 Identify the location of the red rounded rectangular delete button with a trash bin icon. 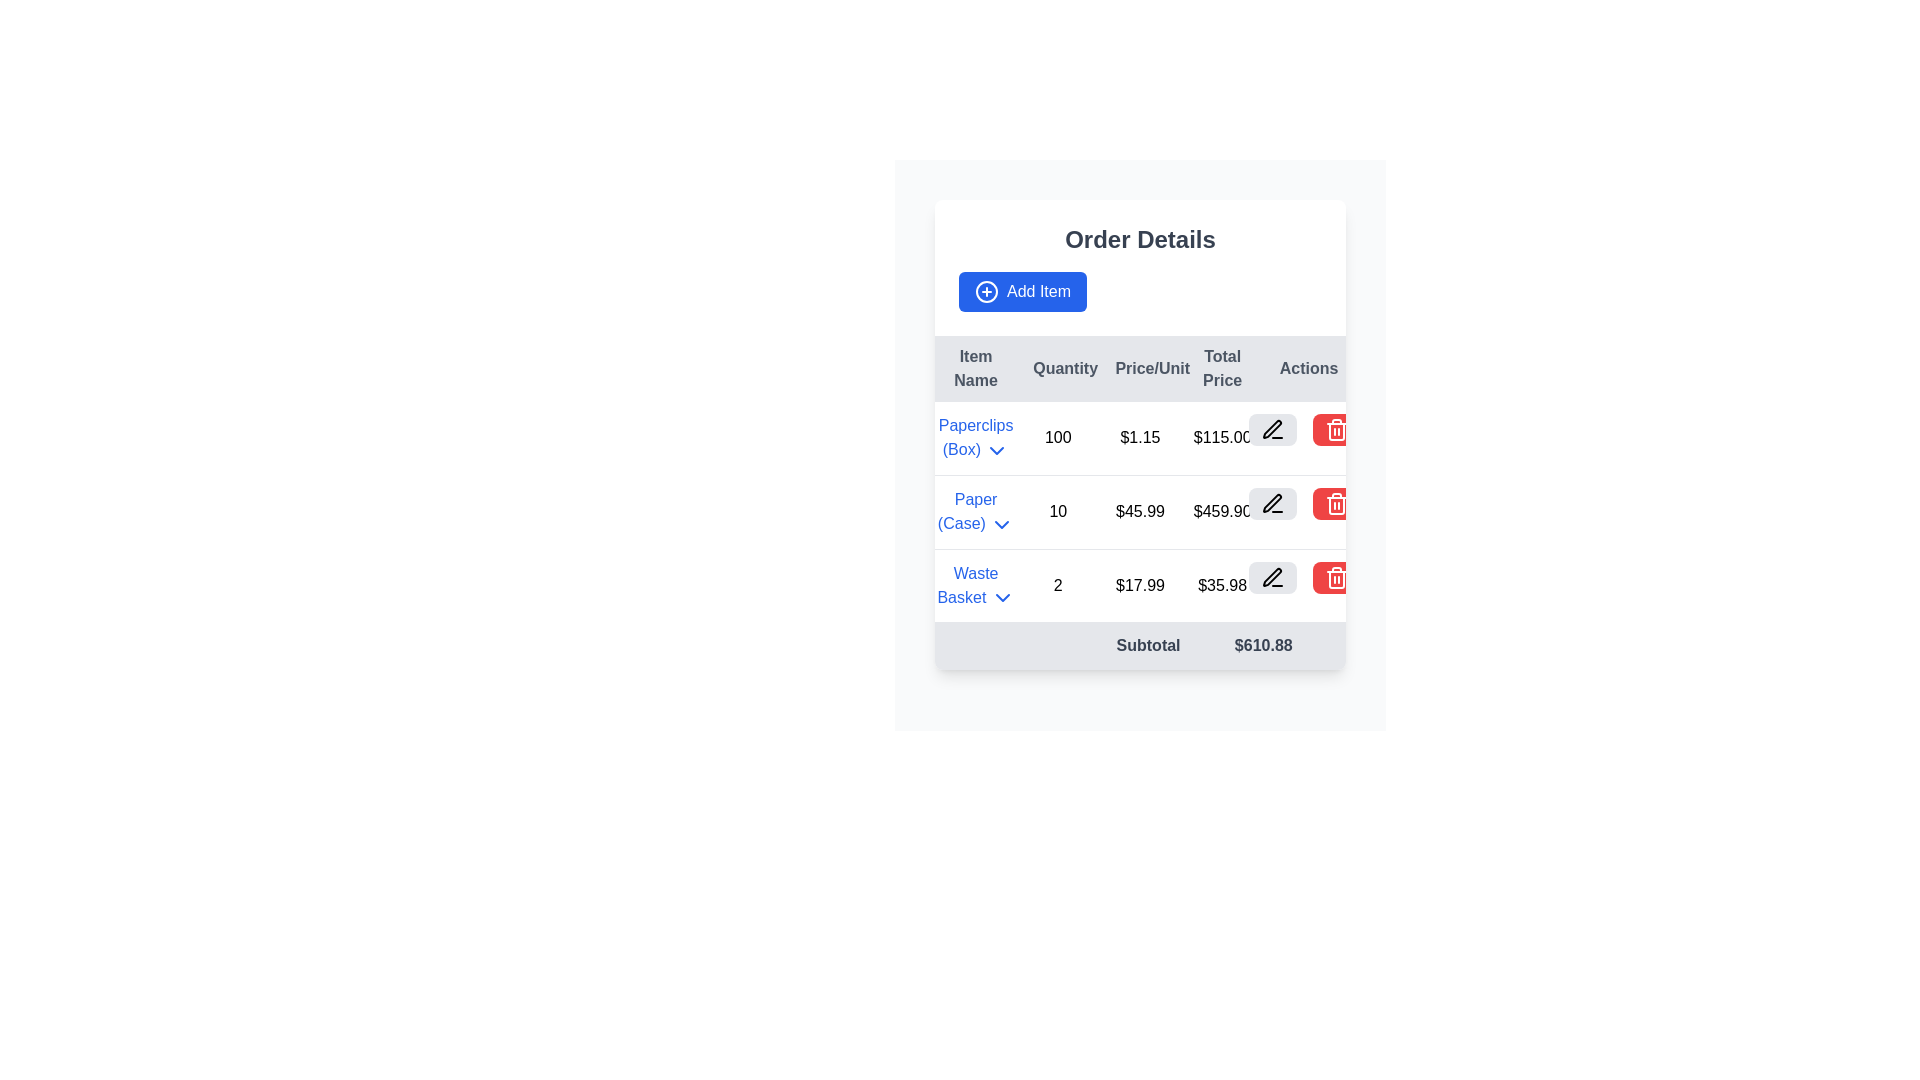
(1336, 428).